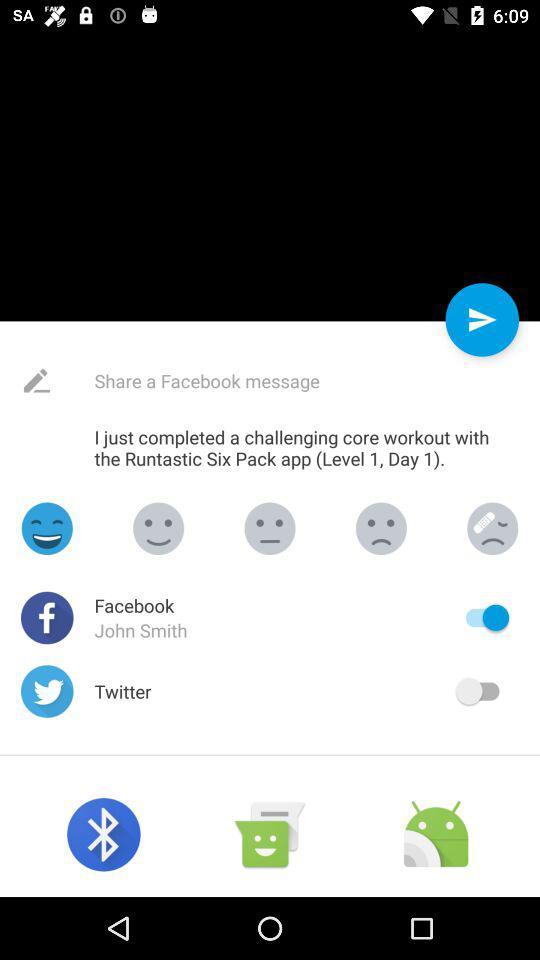  Describe the element at coordinates (481, 691) in the screenshot. I see `twitter option` at that location.